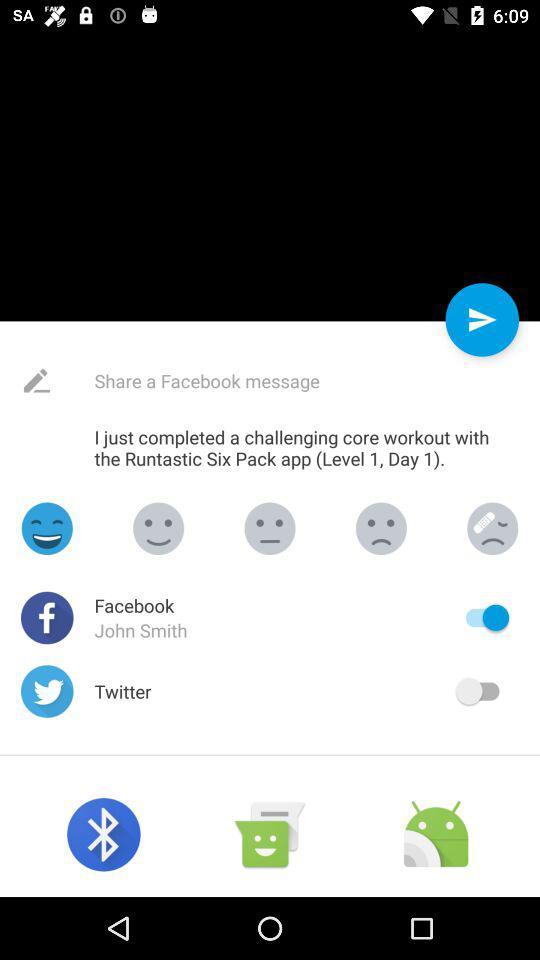  Describe the element at coordinates (481, 691) in the screenshot. I see `twitter option` at that location.